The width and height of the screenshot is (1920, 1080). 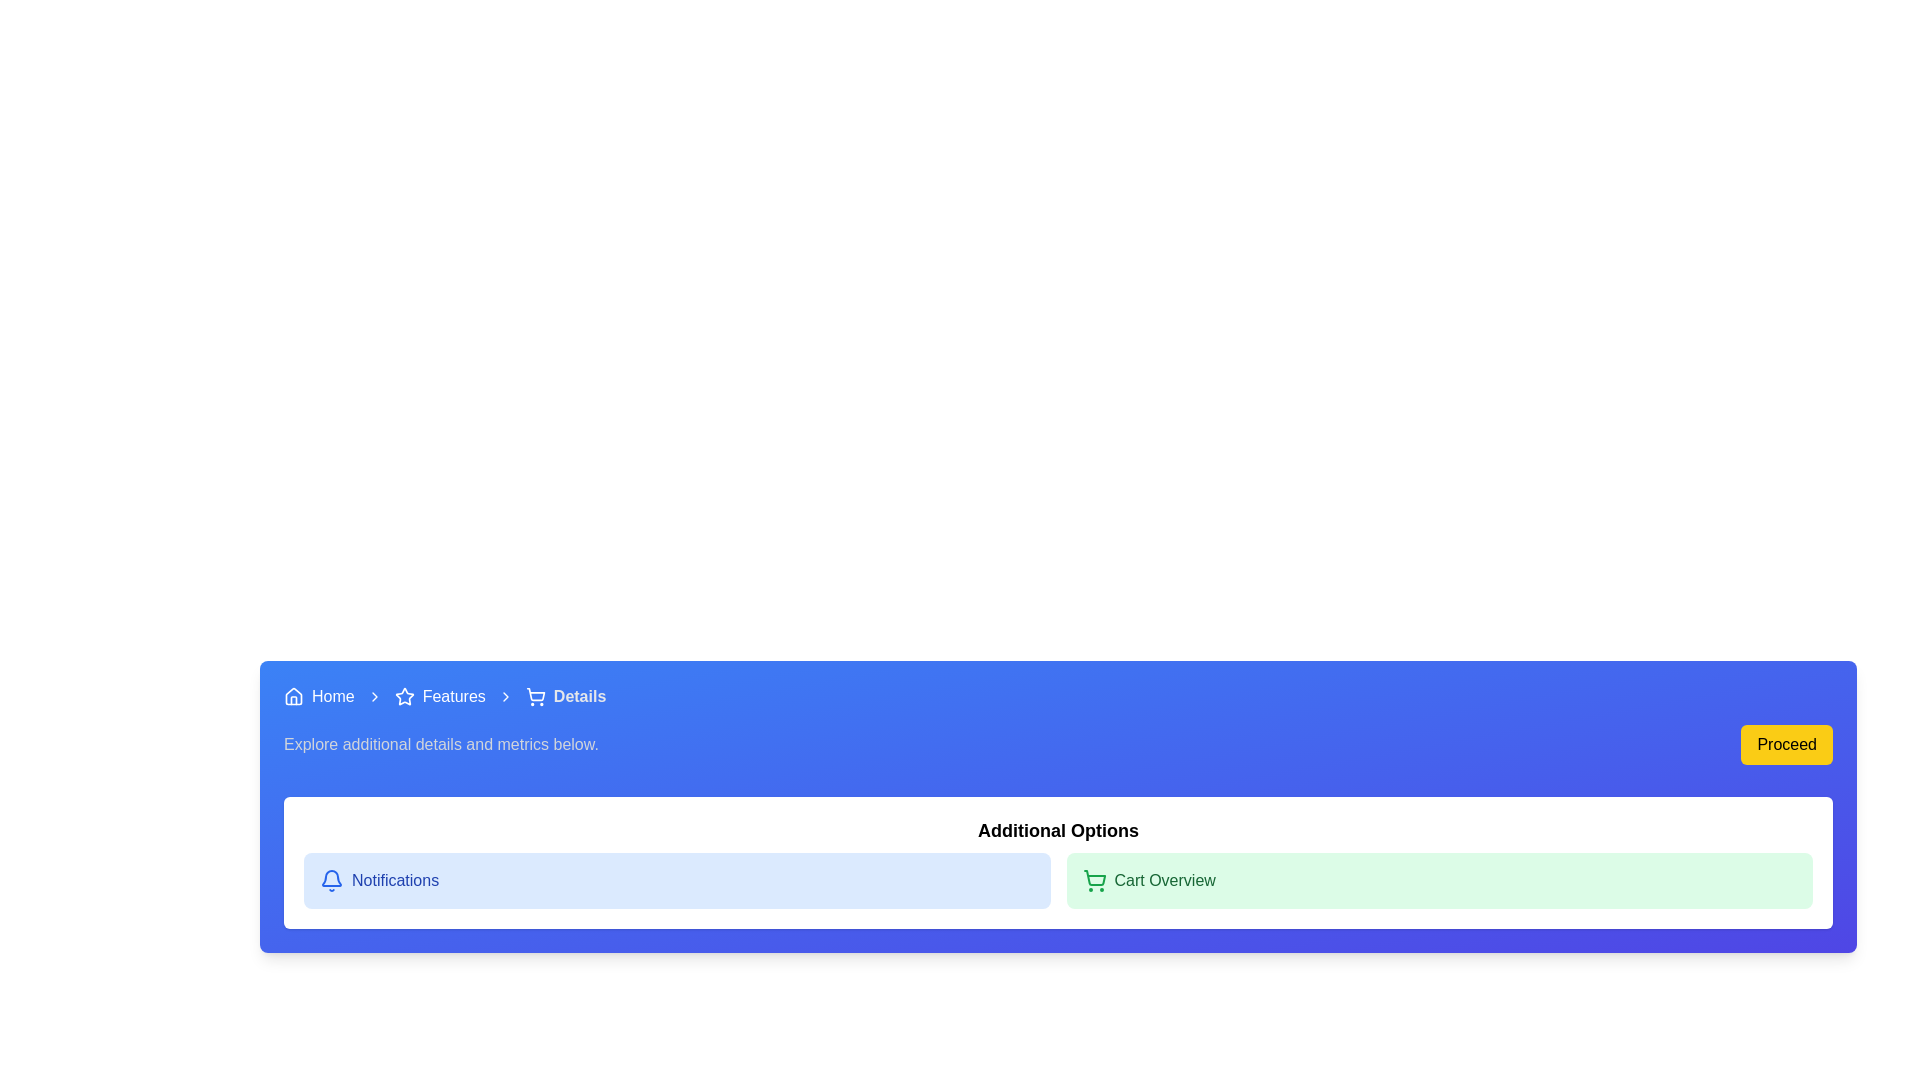 What do you see at coordinates (374, 696) in the screenshot?
I see `the separator icon in the breadcrumb navigation located between the 'Home' and 'Features' links at the top-left of the blue bar` at bounding box center [374, 696].